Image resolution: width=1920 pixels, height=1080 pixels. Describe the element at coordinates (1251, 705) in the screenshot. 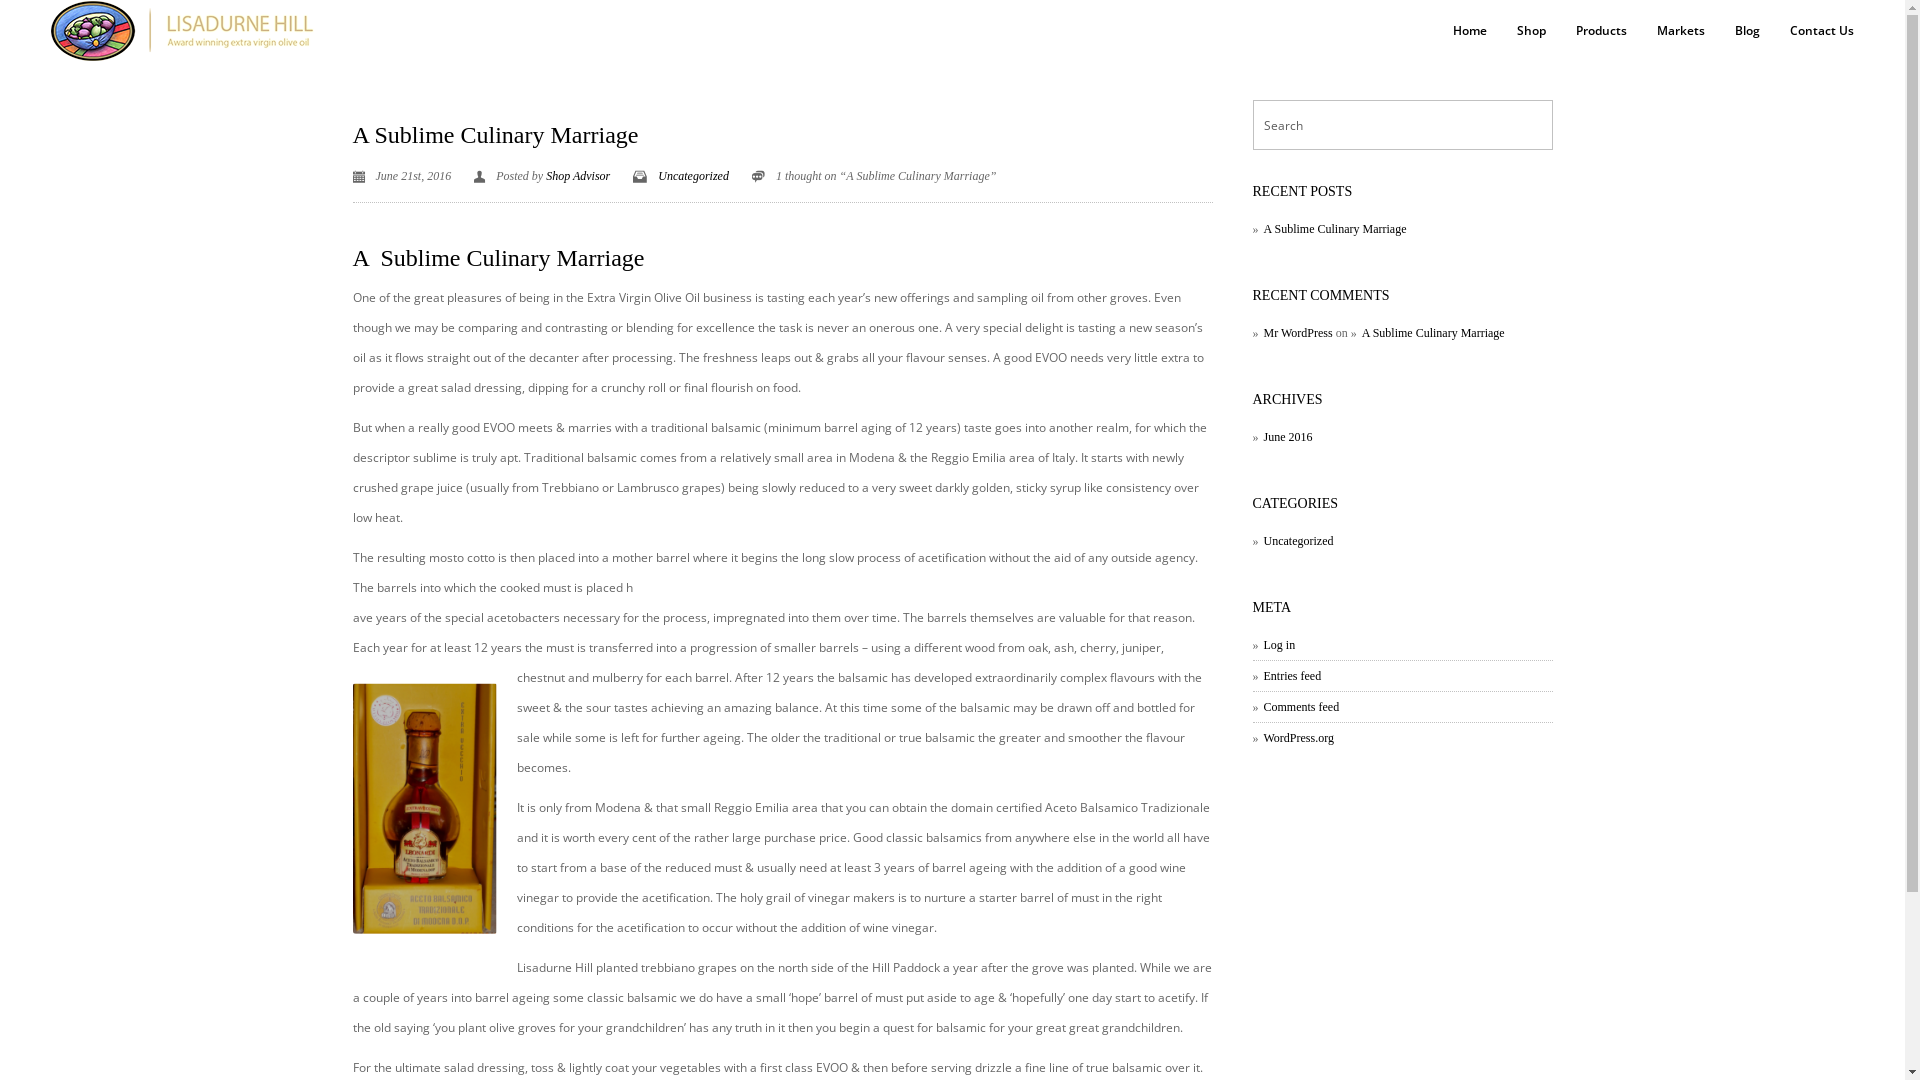

I see `'Comments feed'` at that location.